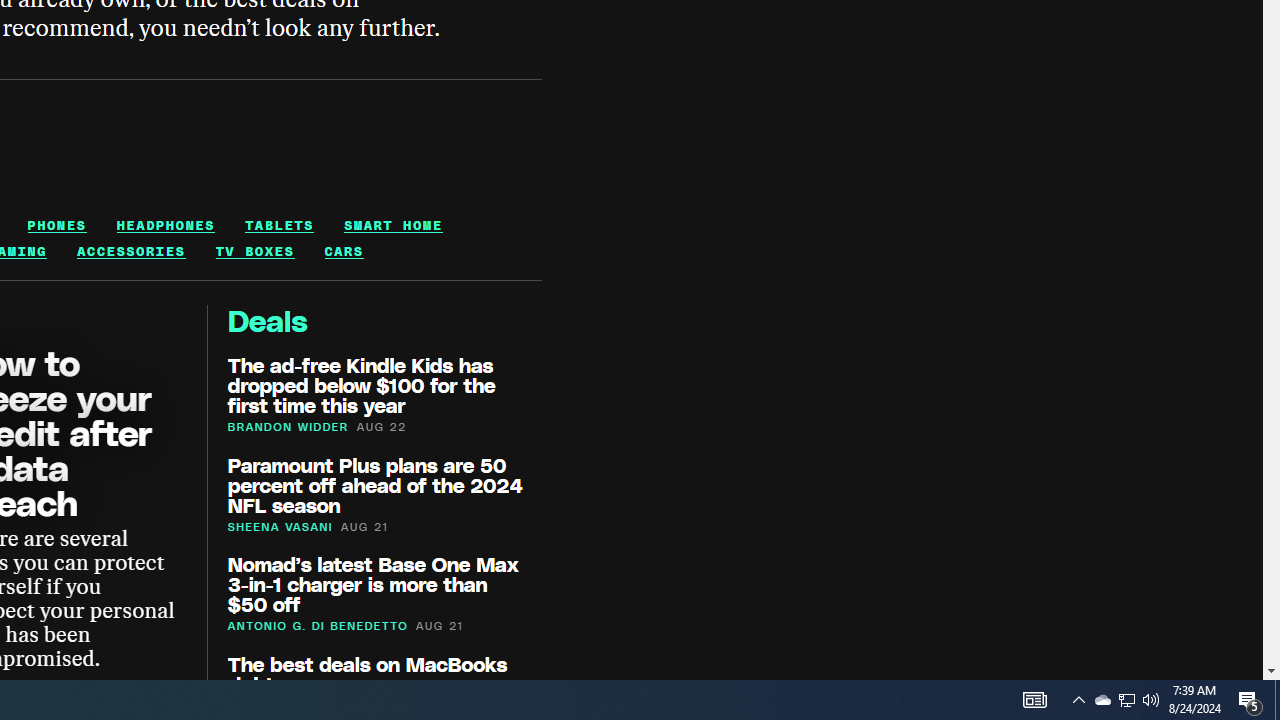 This screenshot has width=1280, height=720. Describe the element at coordinates (130, 250) in the screenshot. I see `'ACCESSORIES'` at that location.